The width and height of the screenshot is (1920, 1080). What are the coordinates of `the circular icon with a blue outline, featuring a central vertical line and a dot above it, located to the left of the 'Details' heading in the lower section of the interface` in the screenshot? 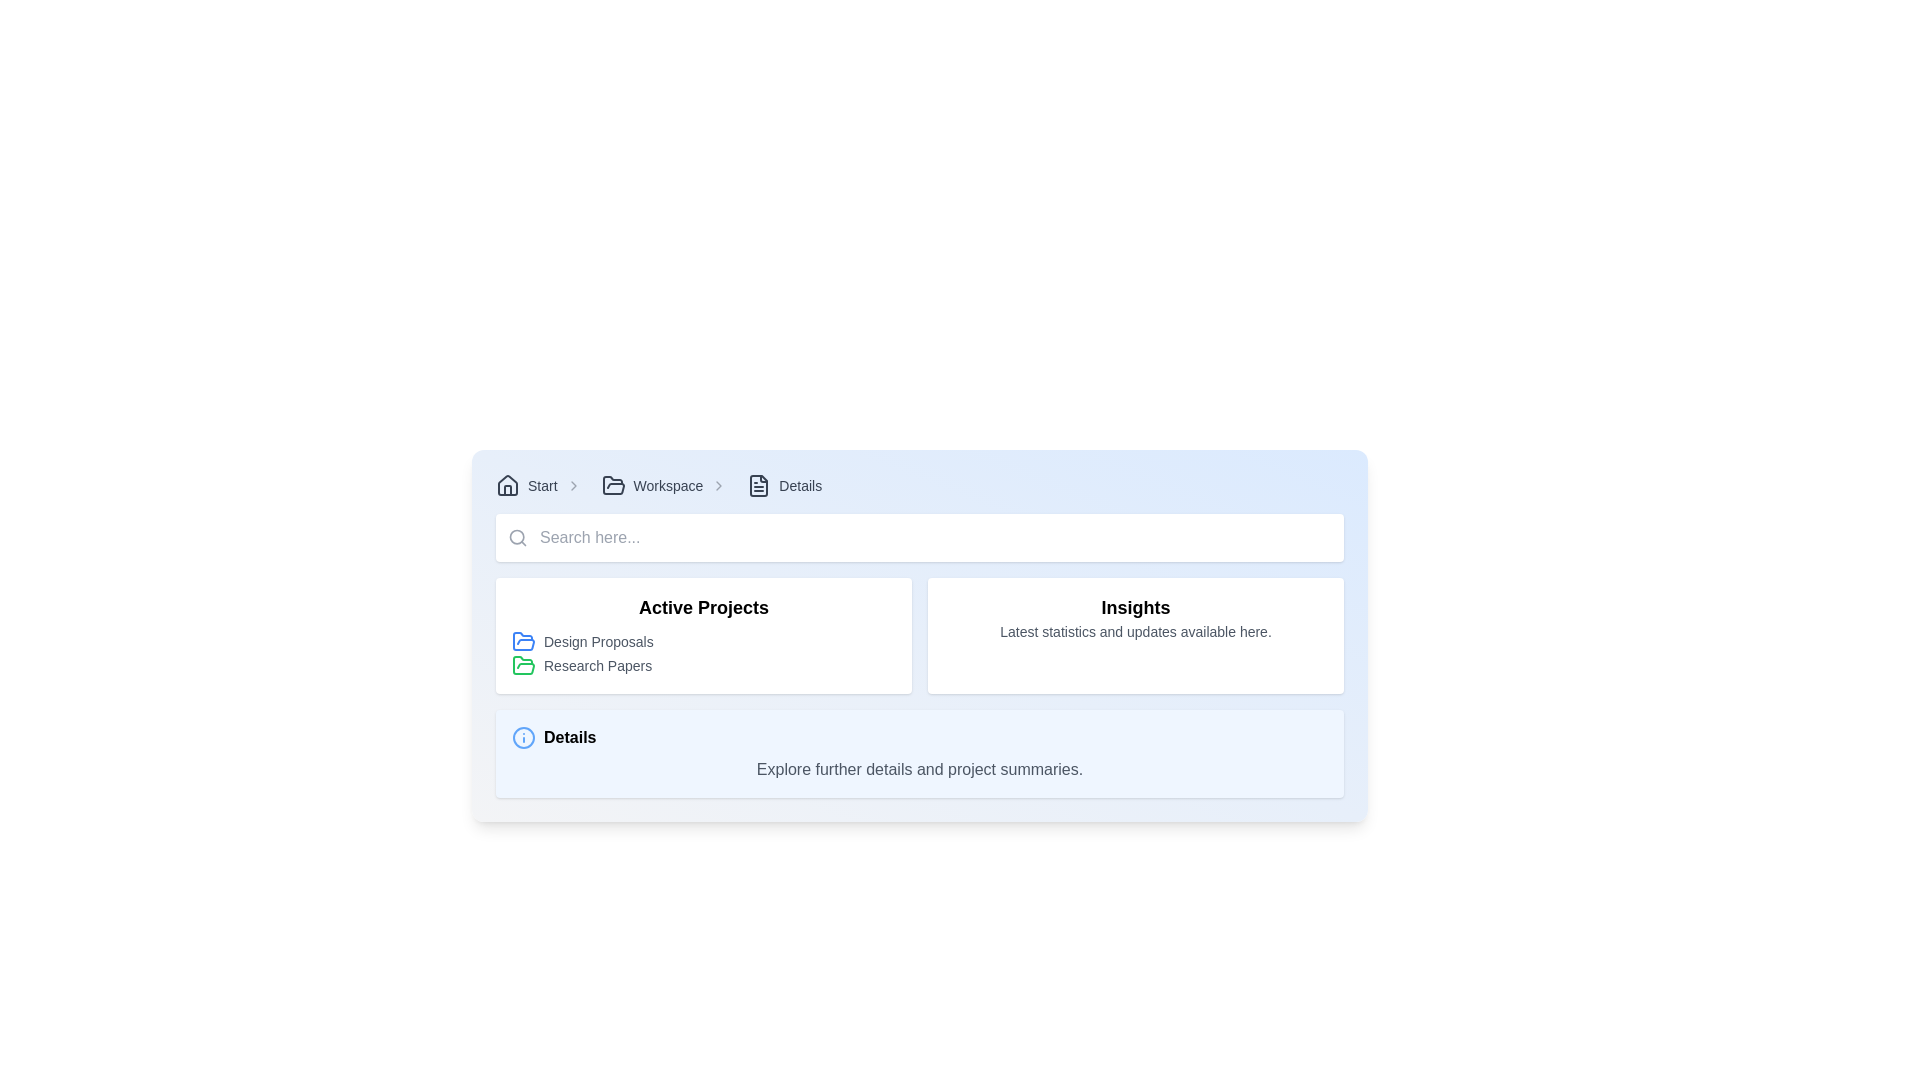 It's located at (523, 737).